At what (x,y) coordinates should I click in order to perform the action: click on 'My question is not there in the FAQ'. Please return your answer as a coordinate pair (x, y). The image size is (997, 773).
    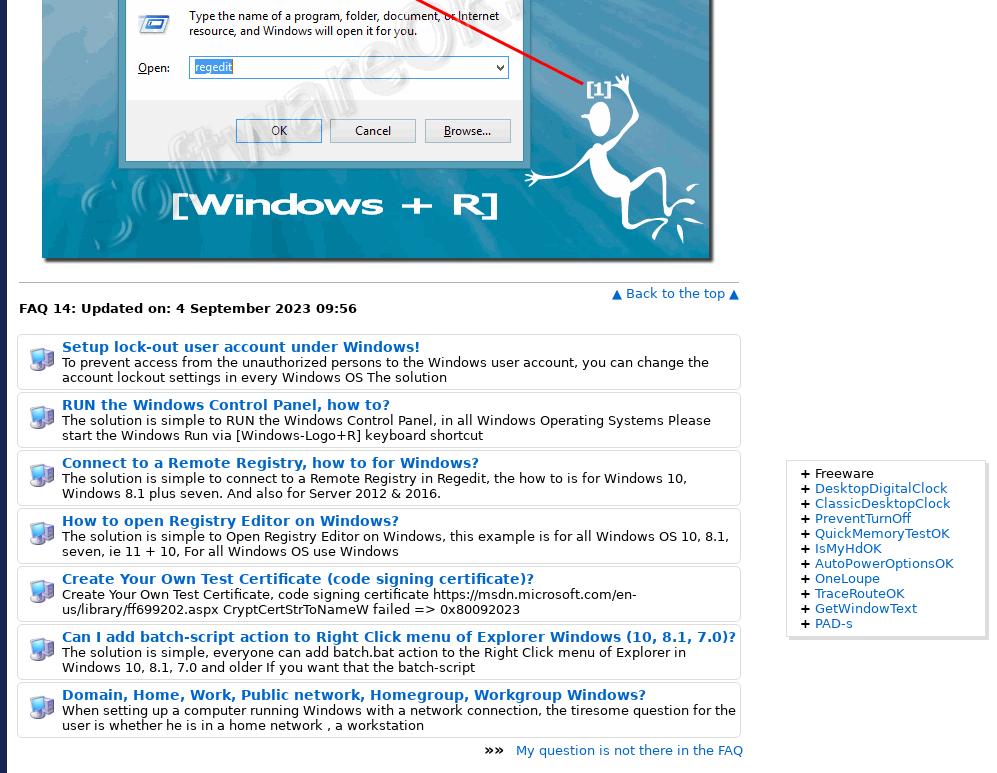
    Looking at the image, I should click on (628, 749).